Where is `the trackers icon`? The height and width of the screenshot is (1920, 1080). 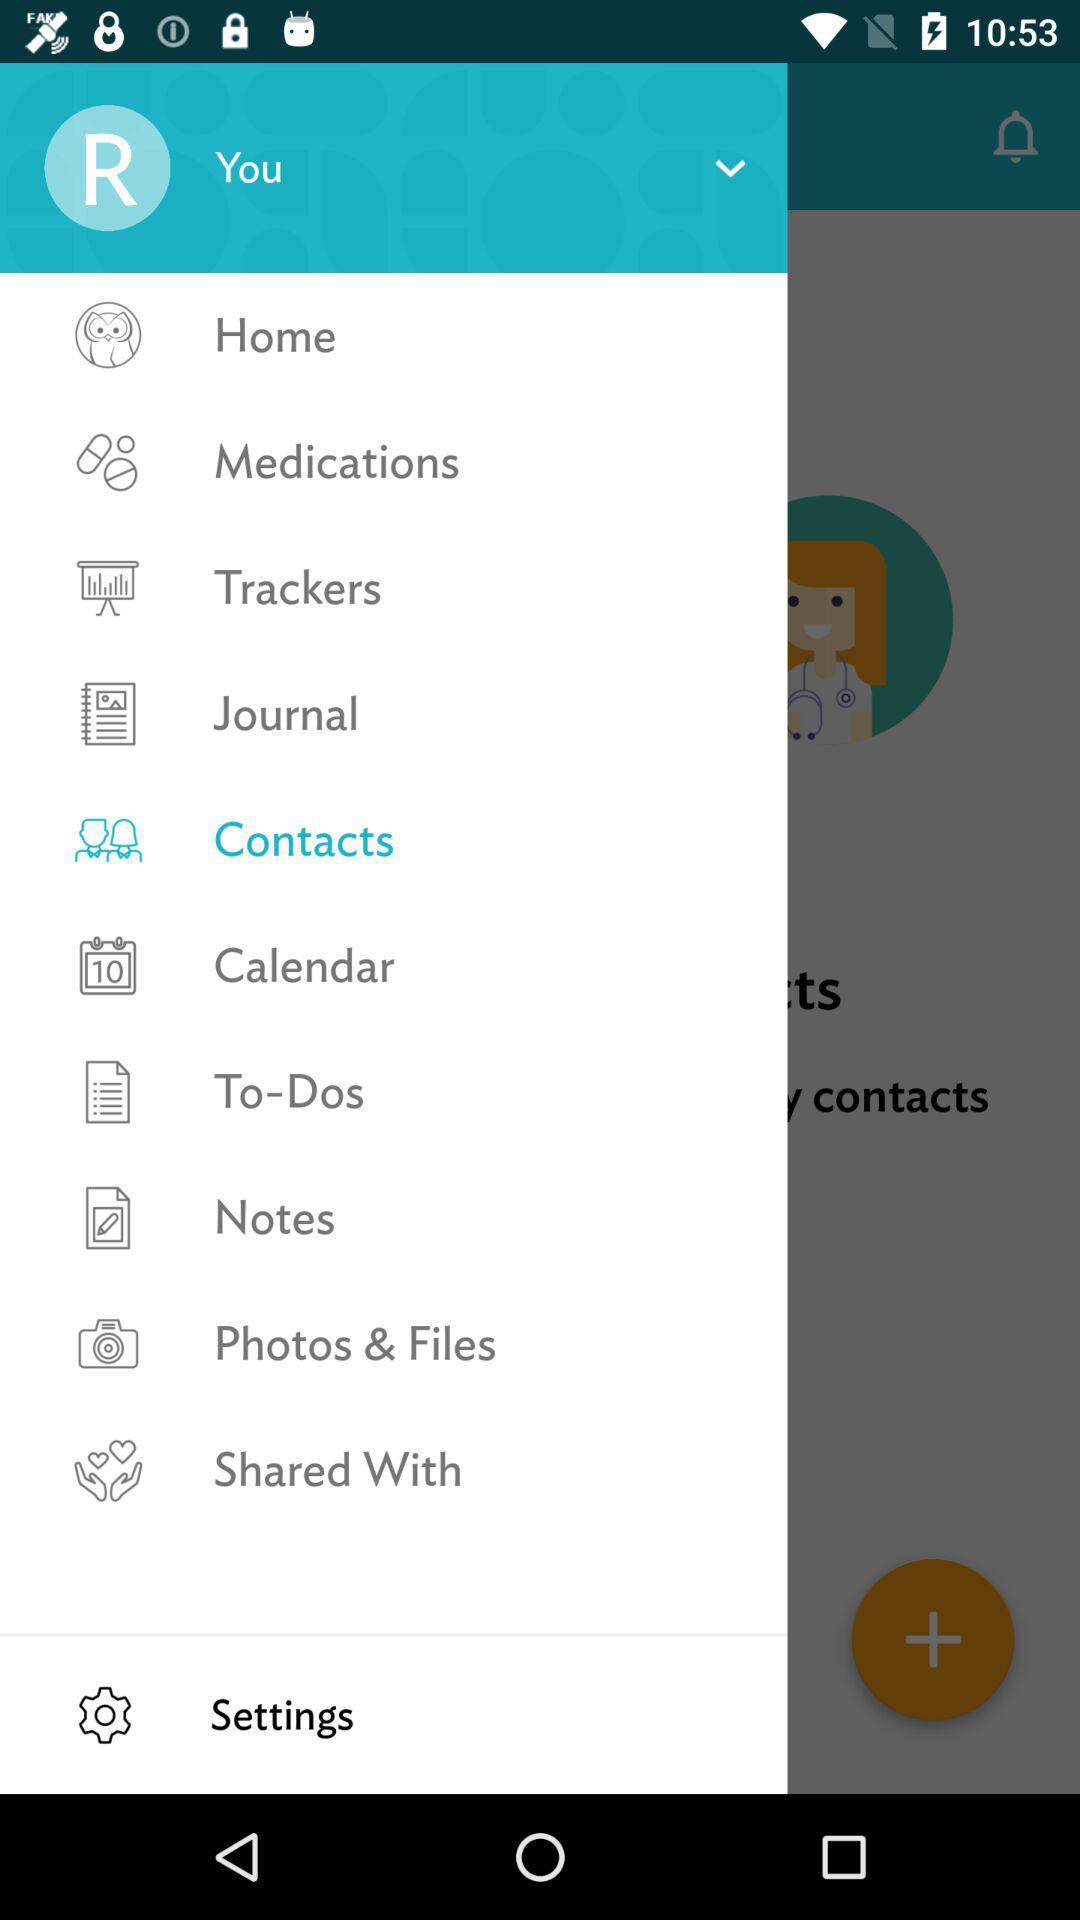 the trackers icon is located at coordinates (479, 586).